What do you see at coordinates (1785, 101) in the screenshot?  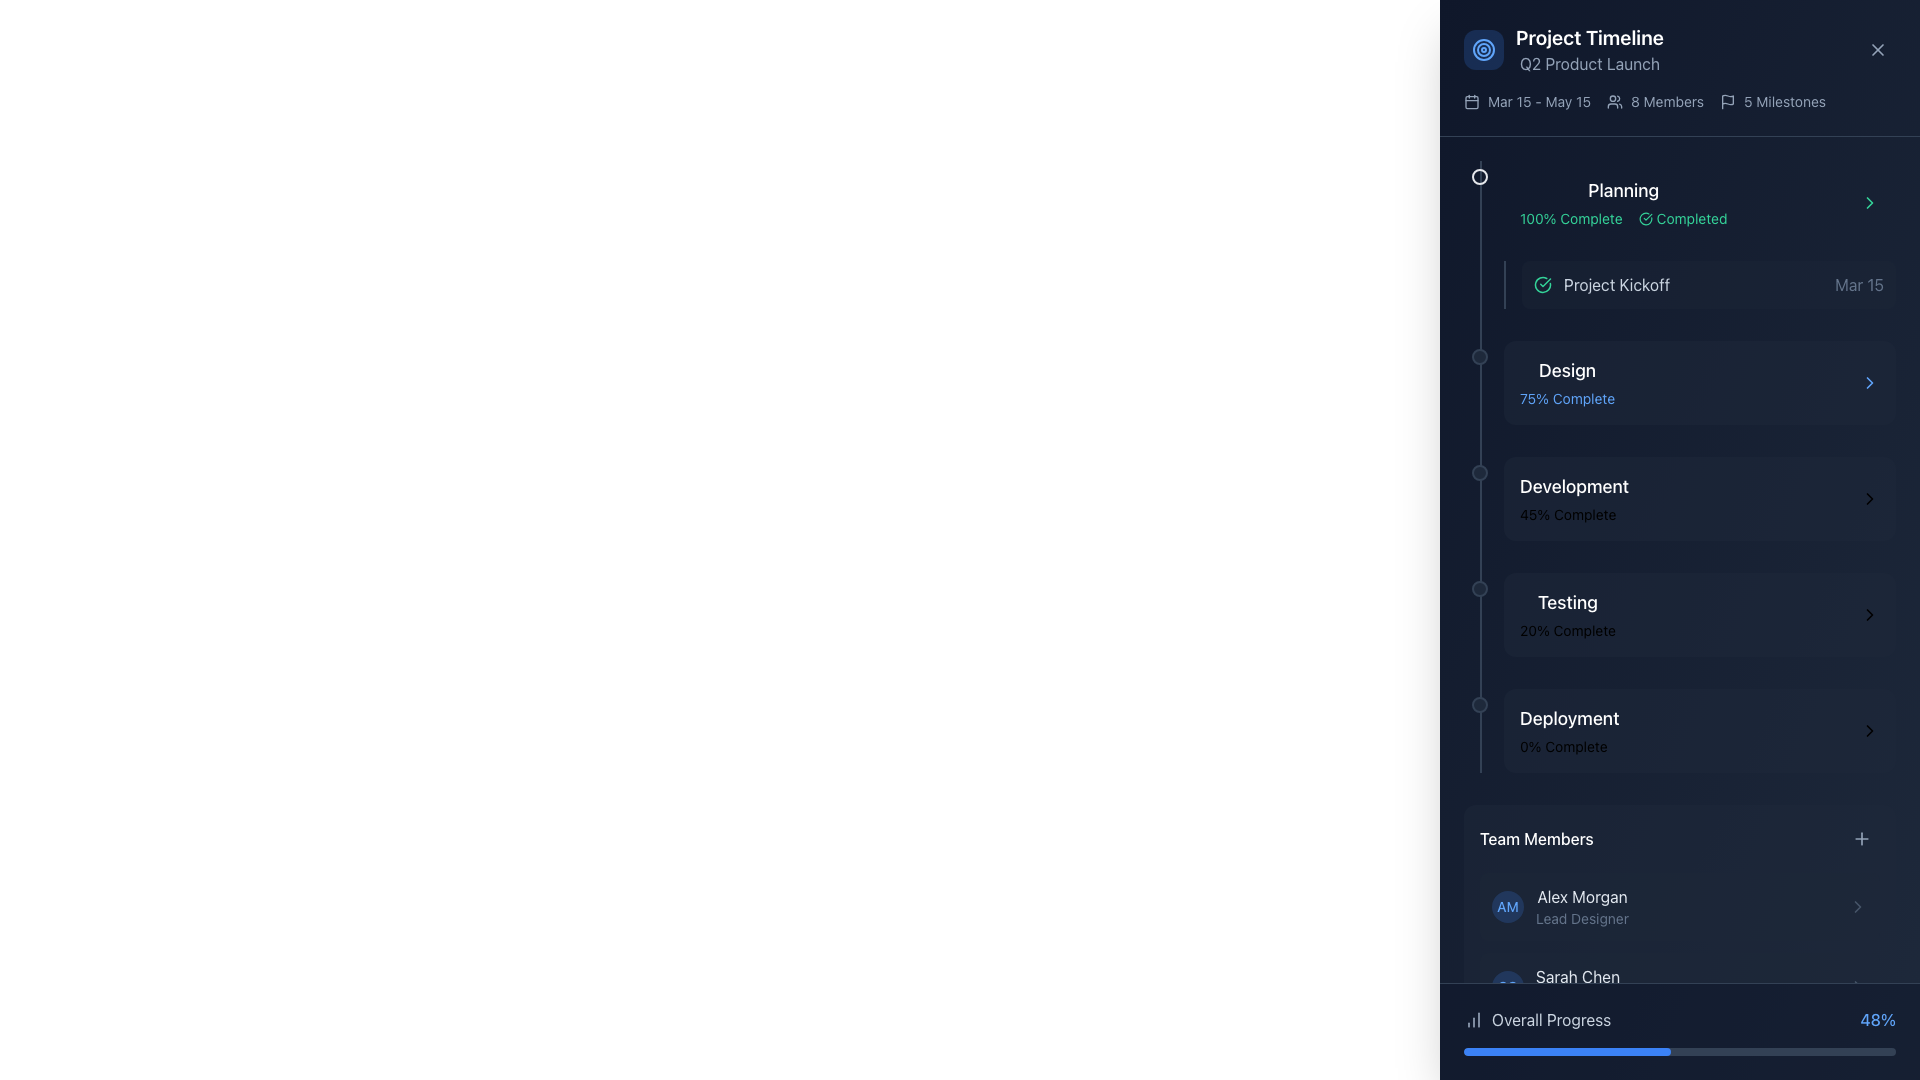 I see `the text label displaying '5 Milestones' in a light-colored font at the top-right section of the sidebar interface` at bounding box center [1785, 101].